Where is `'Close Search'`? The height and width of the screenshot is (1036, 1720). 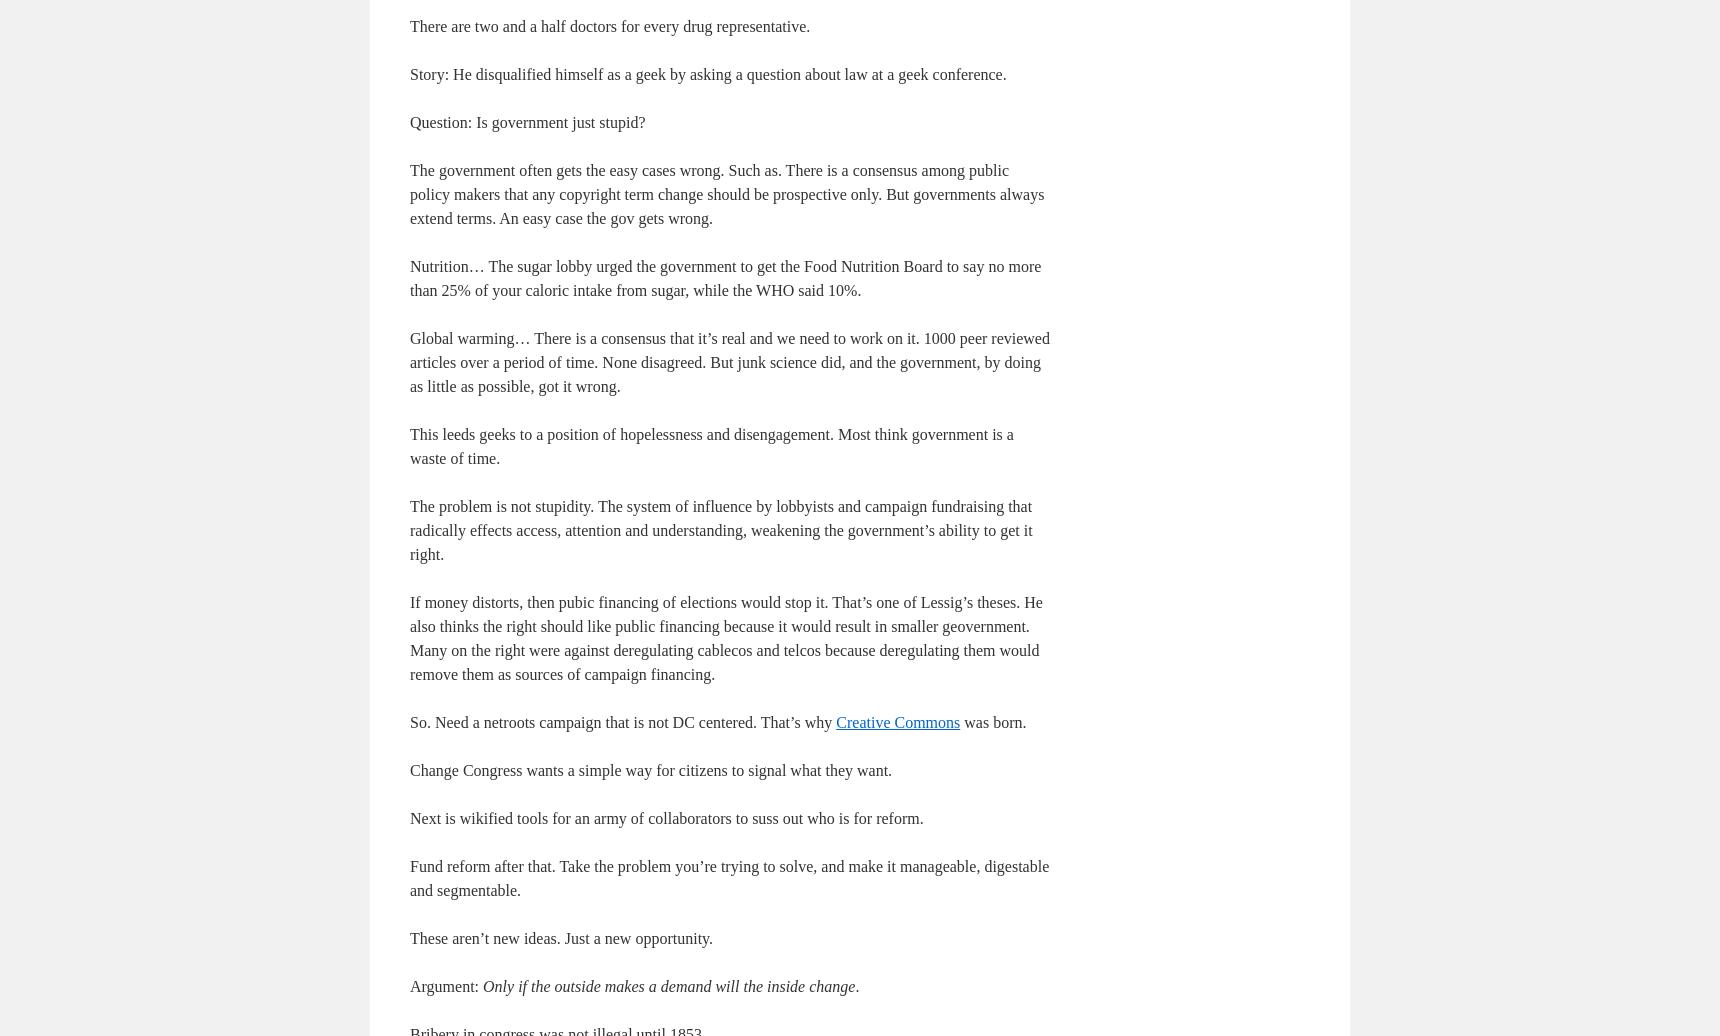 'Close Search' is located at coordinates (1637, 856).